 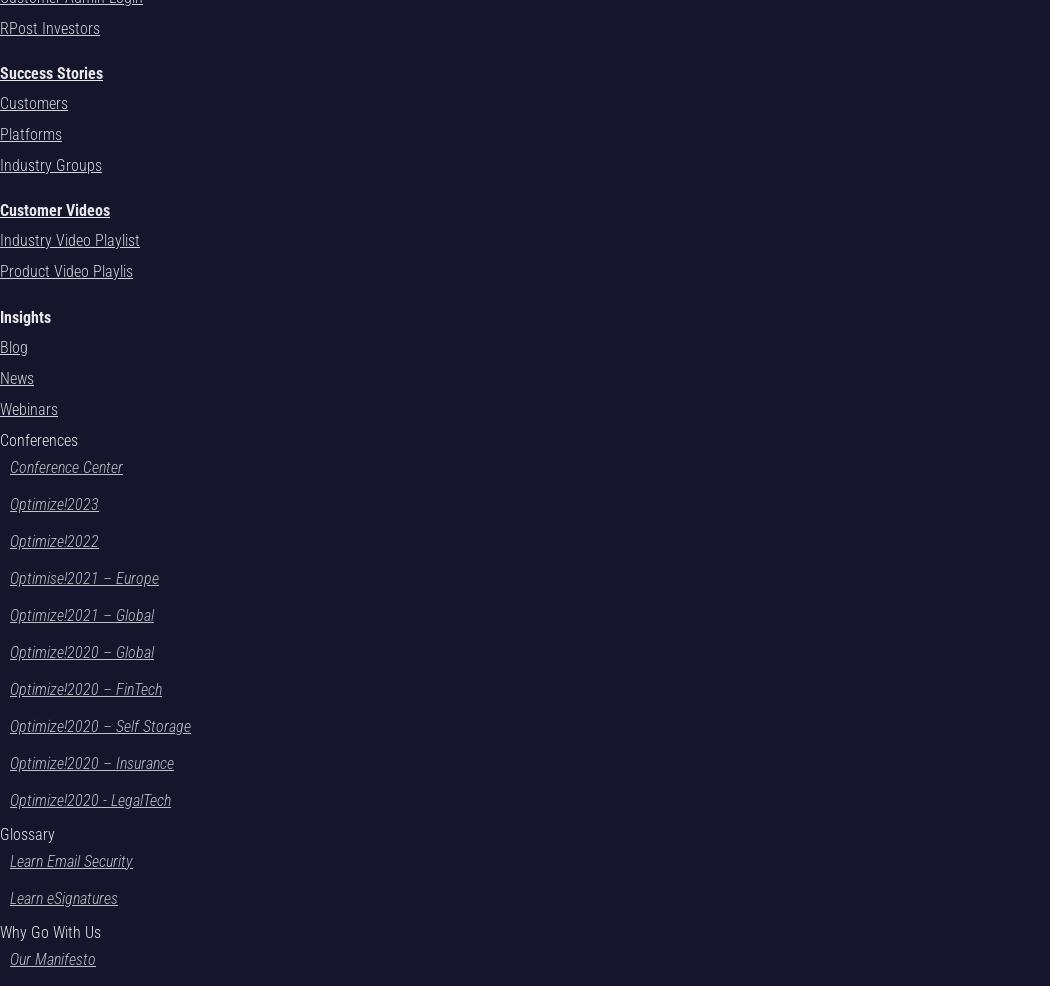 What do you see at coordinates (65, 271) in the screenshot?
I see `'Product Video Playlis'` at bounding box center [65, 271].